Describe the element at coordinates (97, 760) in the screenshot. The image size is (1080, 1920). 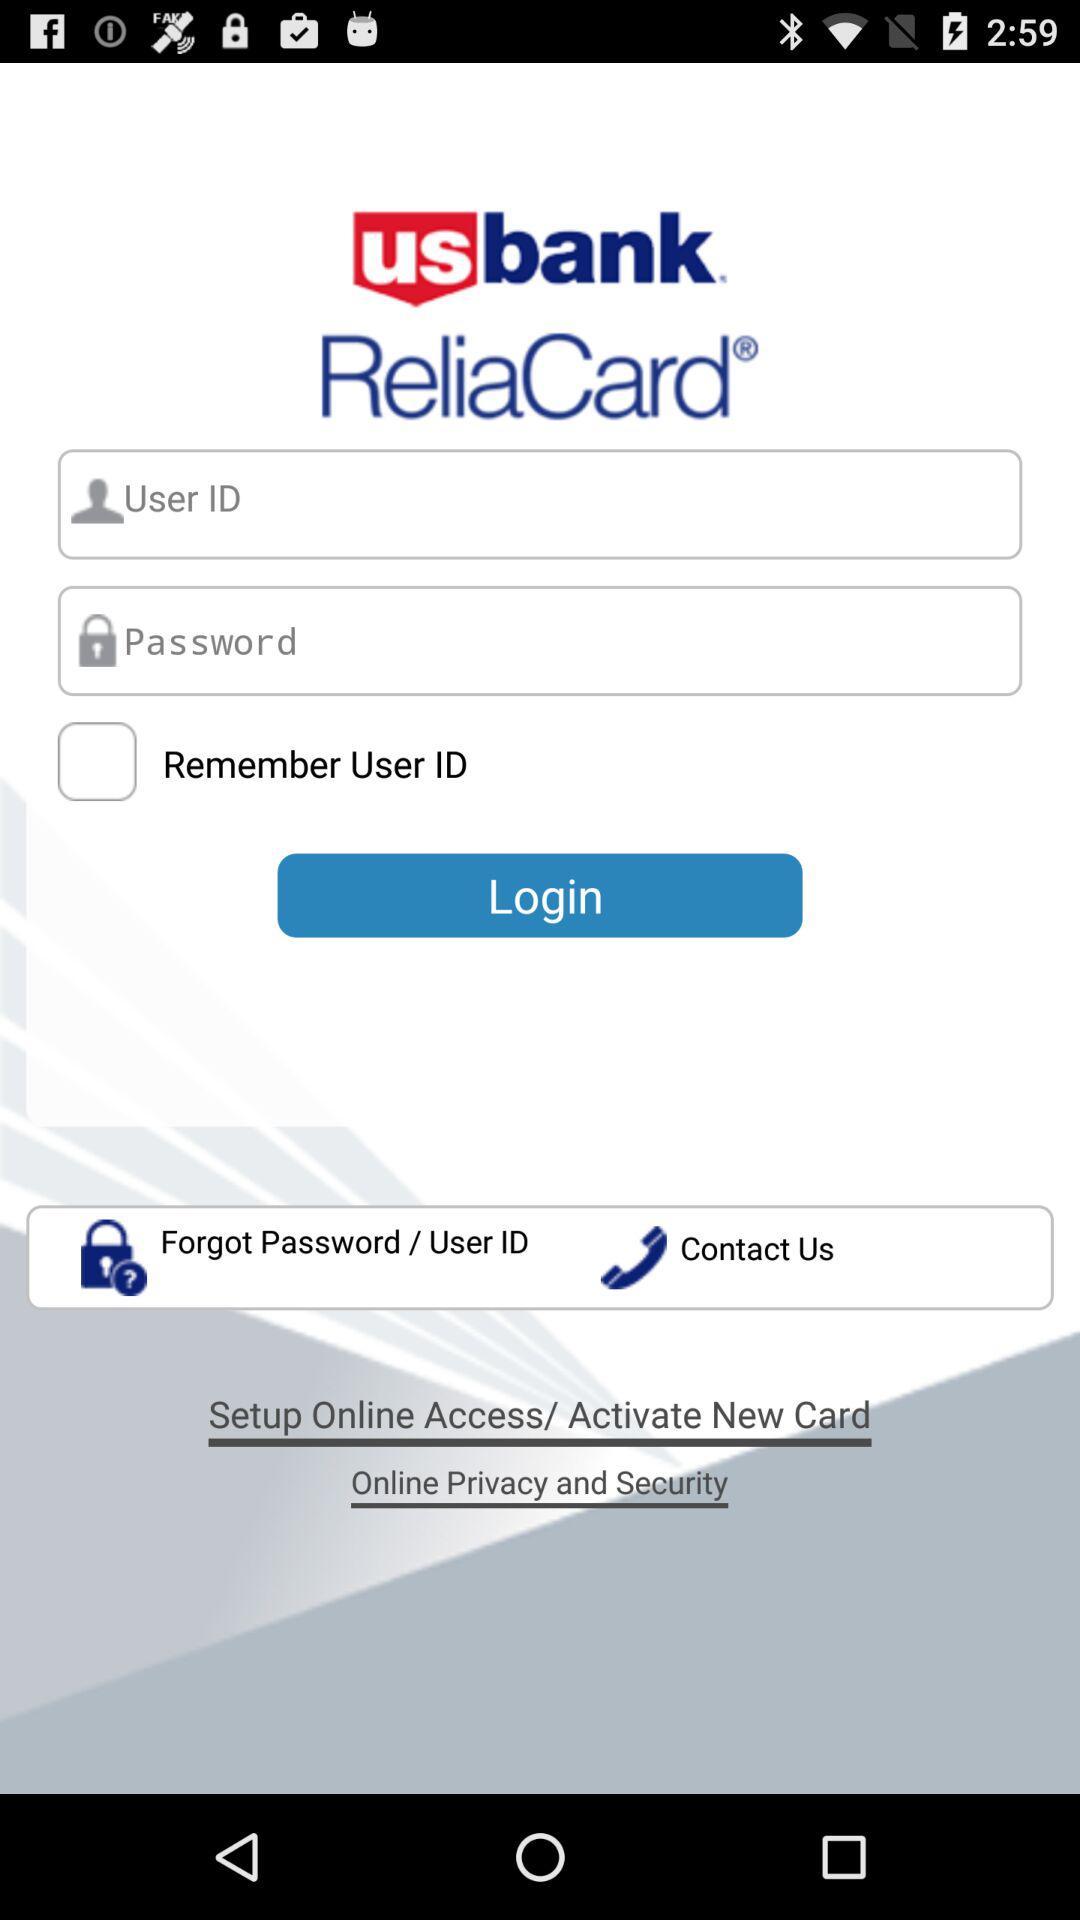
I see `the icon to the left of remember user id item` at that location.